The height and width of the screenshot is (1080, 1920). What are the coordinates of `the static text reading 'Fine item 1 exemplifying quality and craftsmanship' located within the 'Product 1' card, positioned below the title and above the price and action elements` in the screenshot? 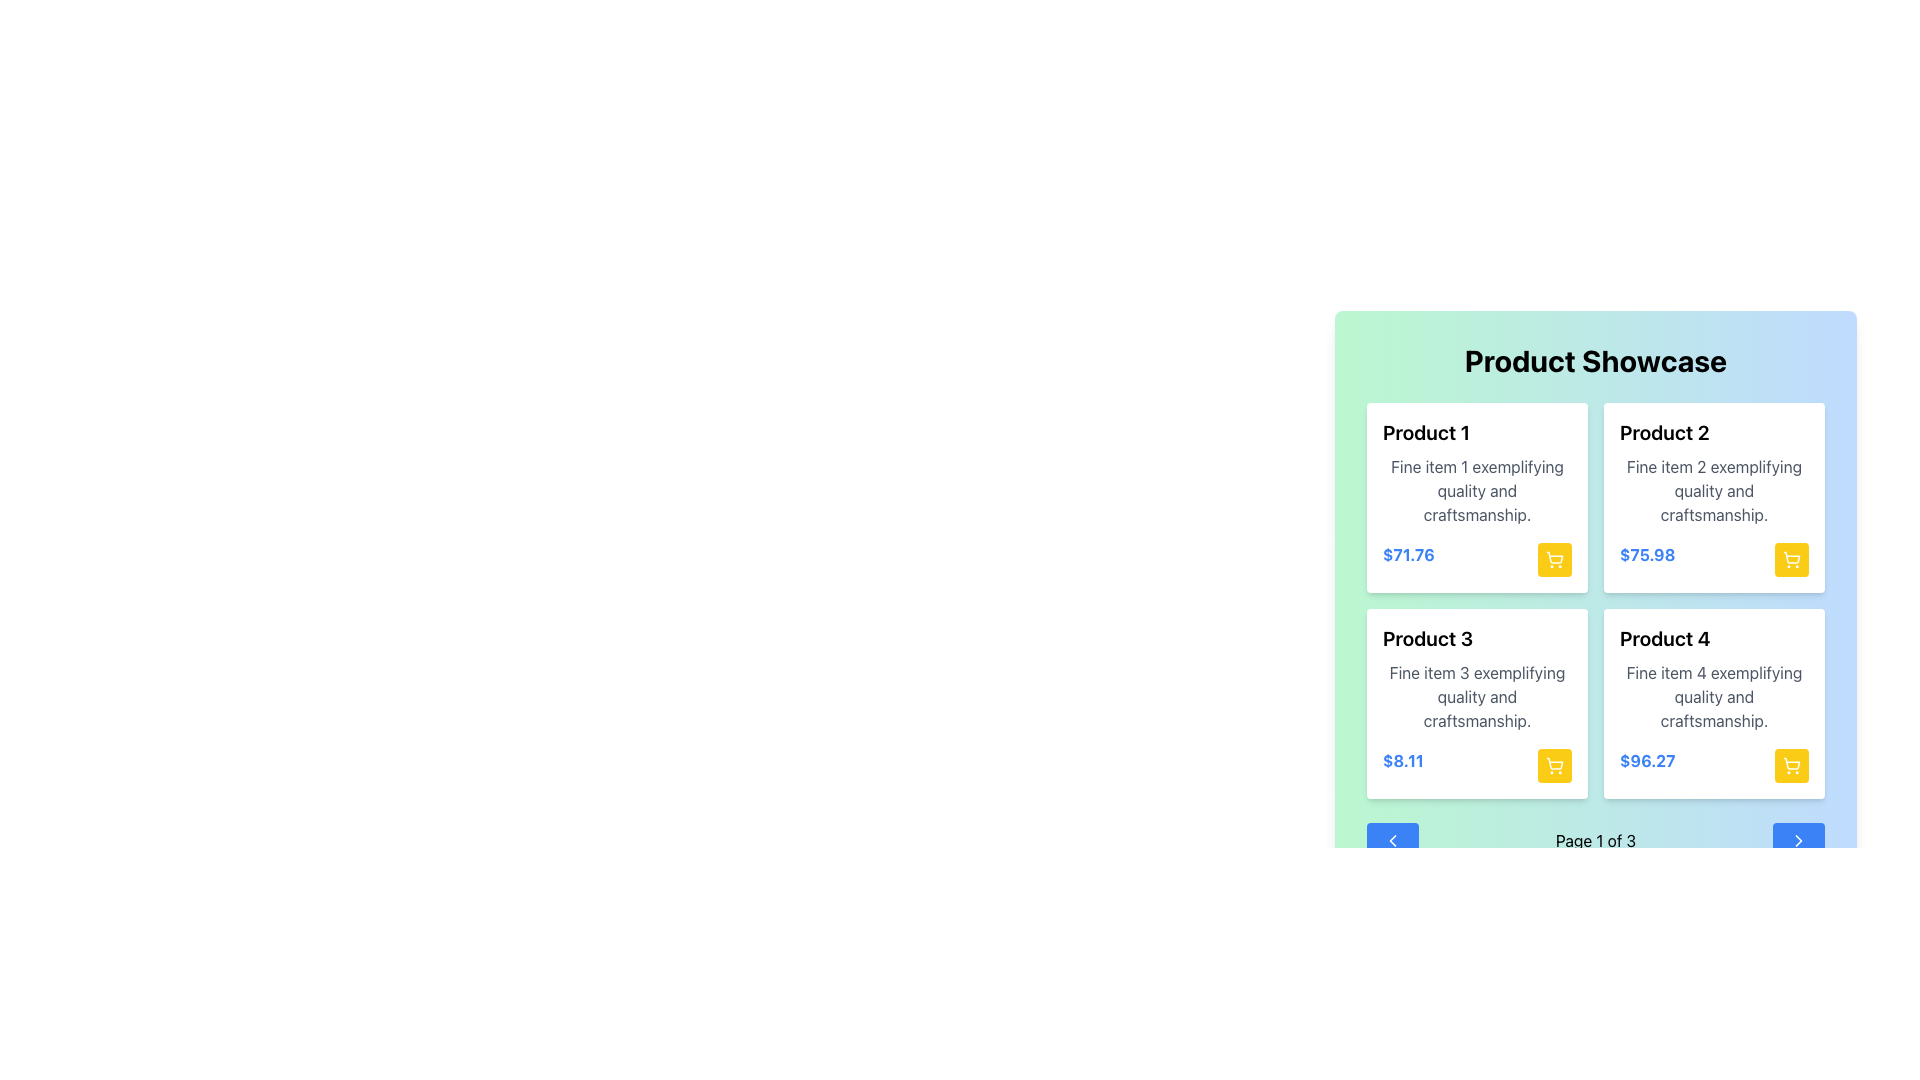 It's located at (1477, 490).